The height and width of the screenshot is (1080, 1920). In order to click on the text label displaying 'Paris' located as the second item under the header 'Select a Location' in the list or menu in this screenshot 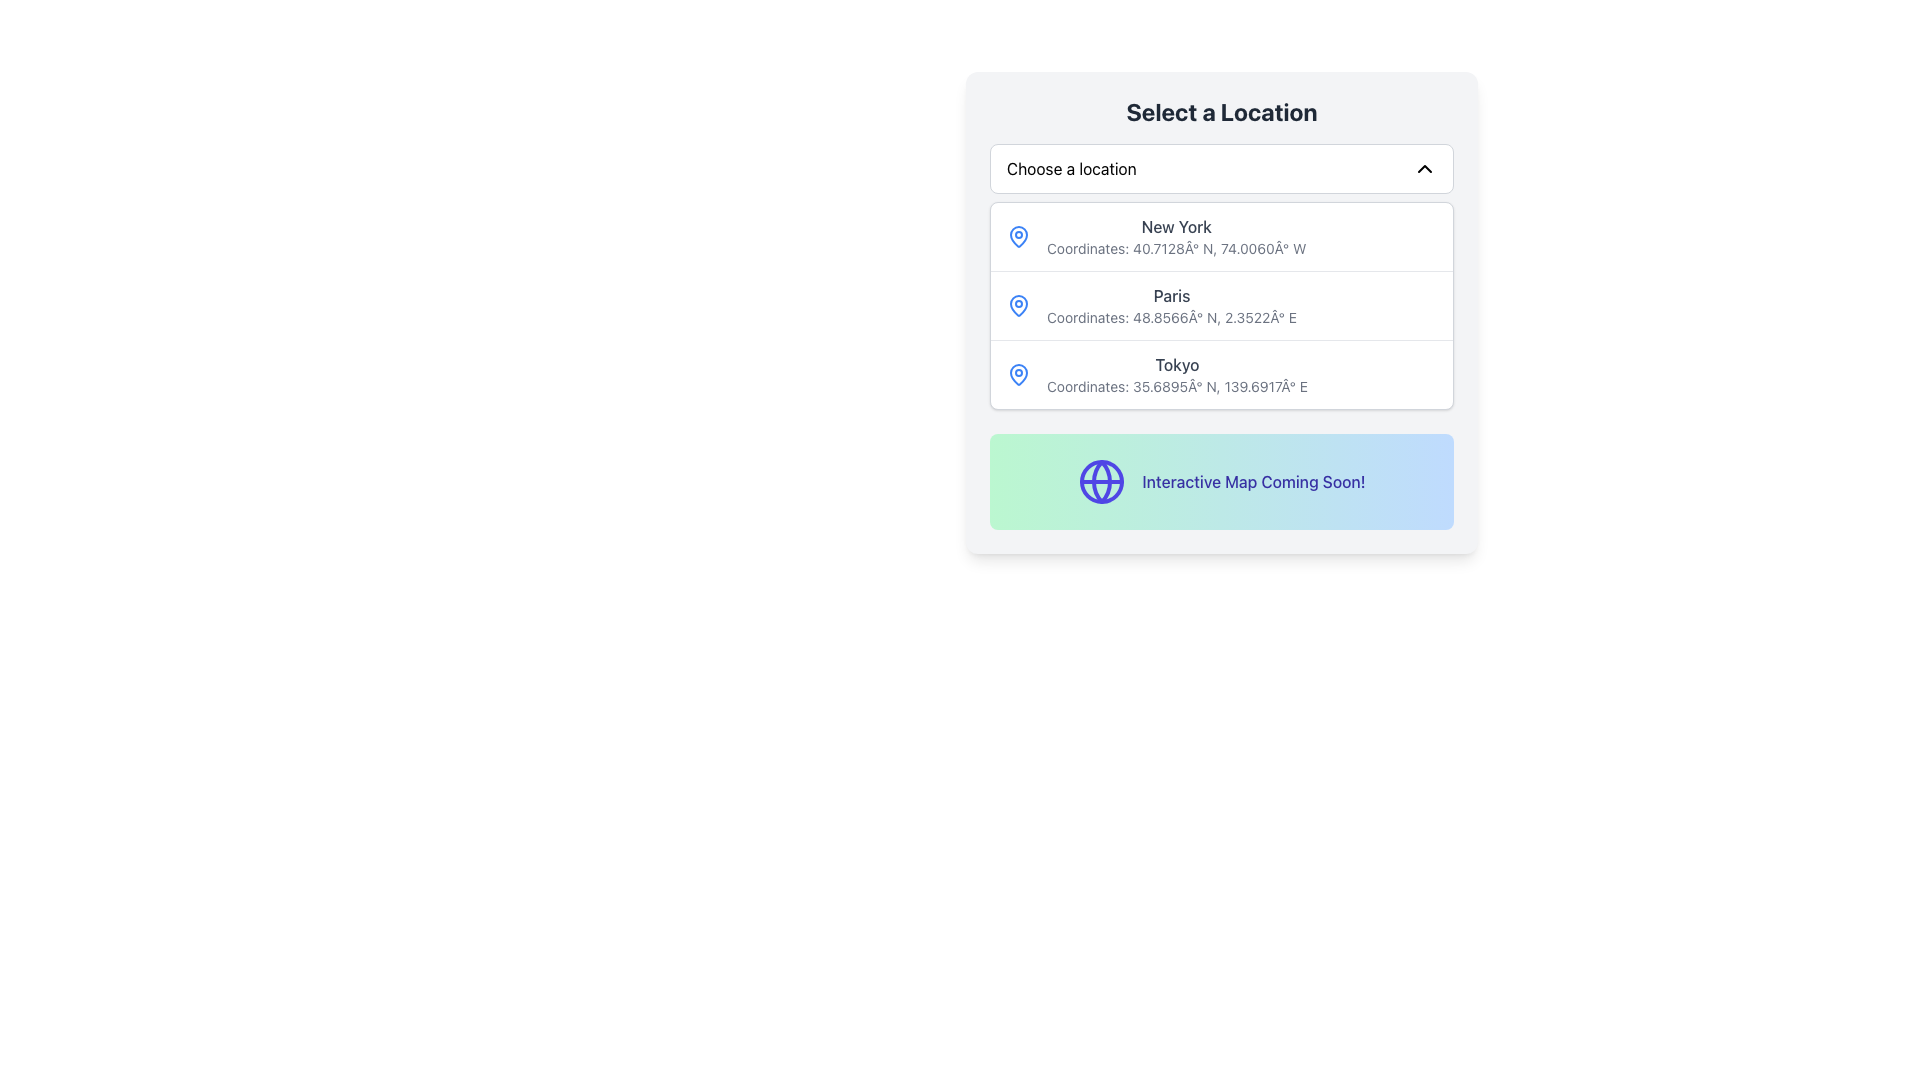, I will do `click(1171, 305)`.